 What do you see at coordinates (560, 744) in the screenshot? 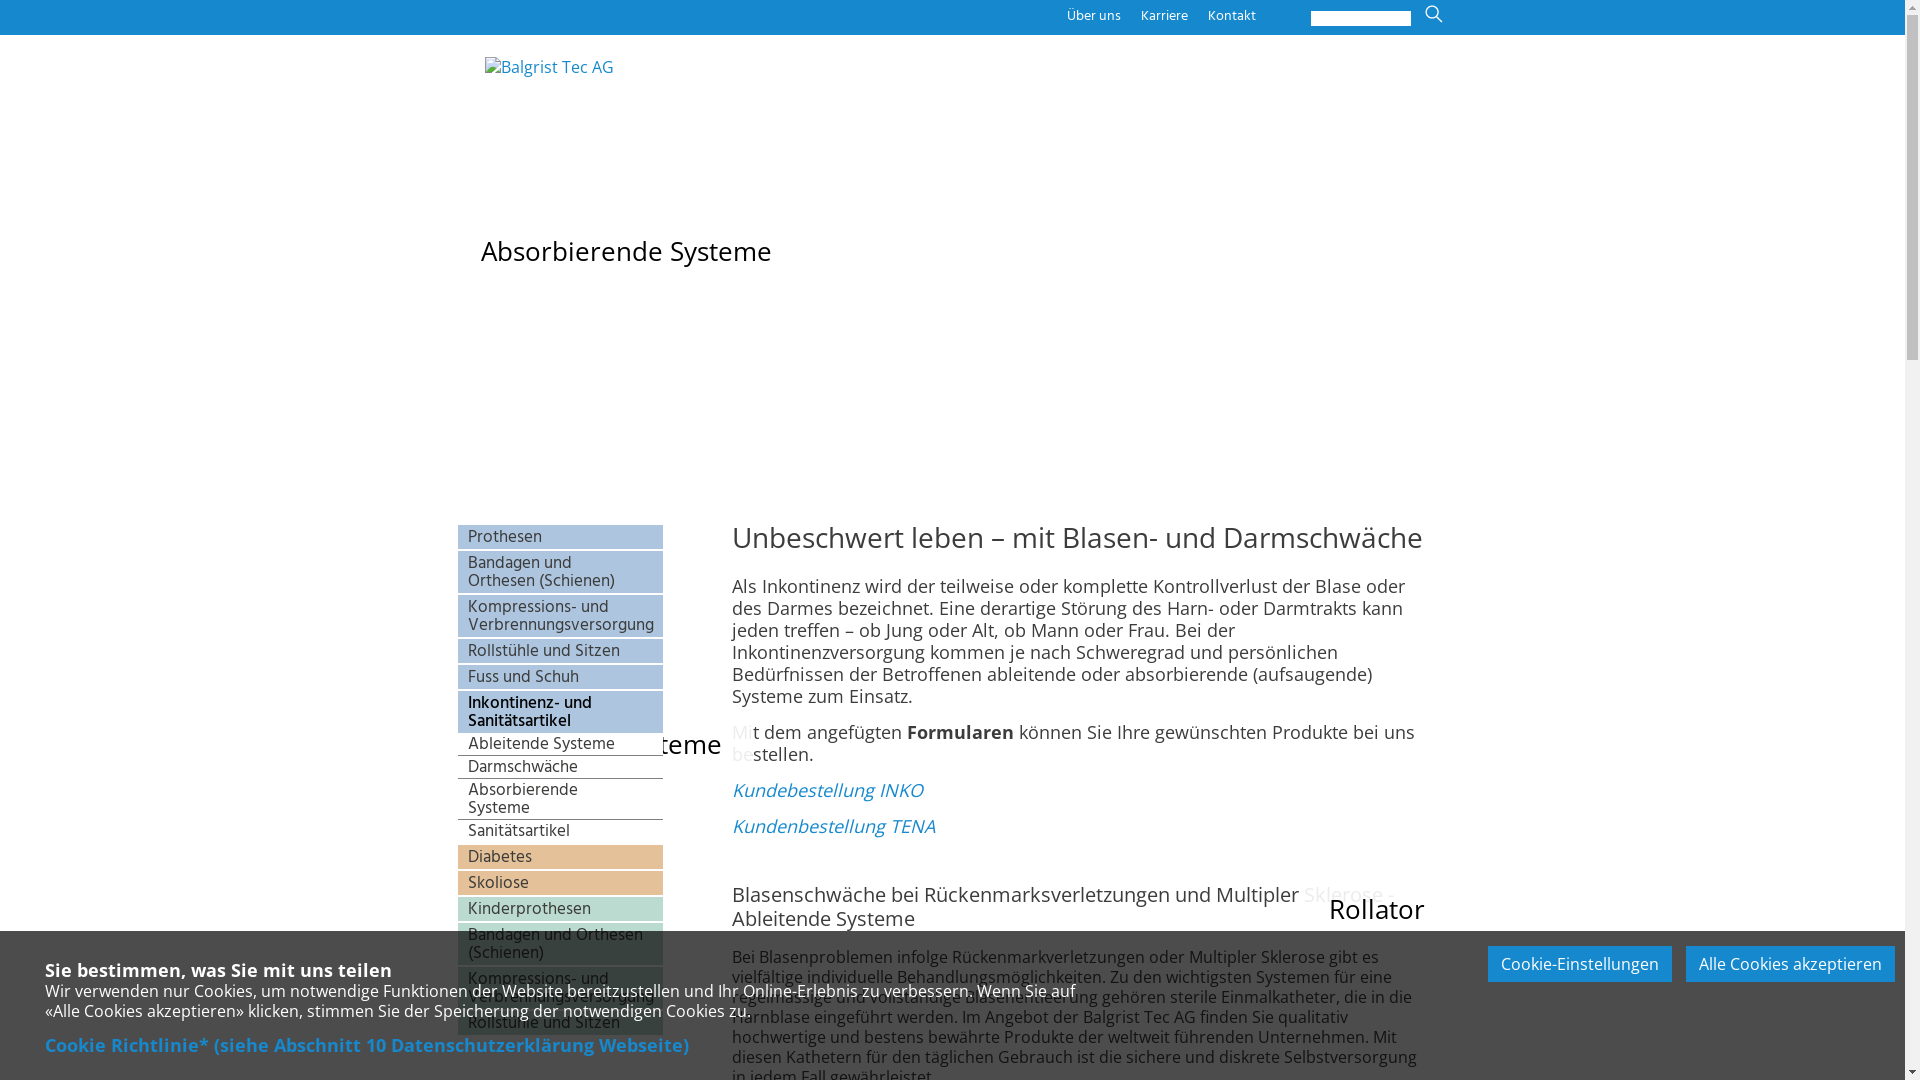
I see `'Ableitende Systeme'` at bounding box center [560, 744].